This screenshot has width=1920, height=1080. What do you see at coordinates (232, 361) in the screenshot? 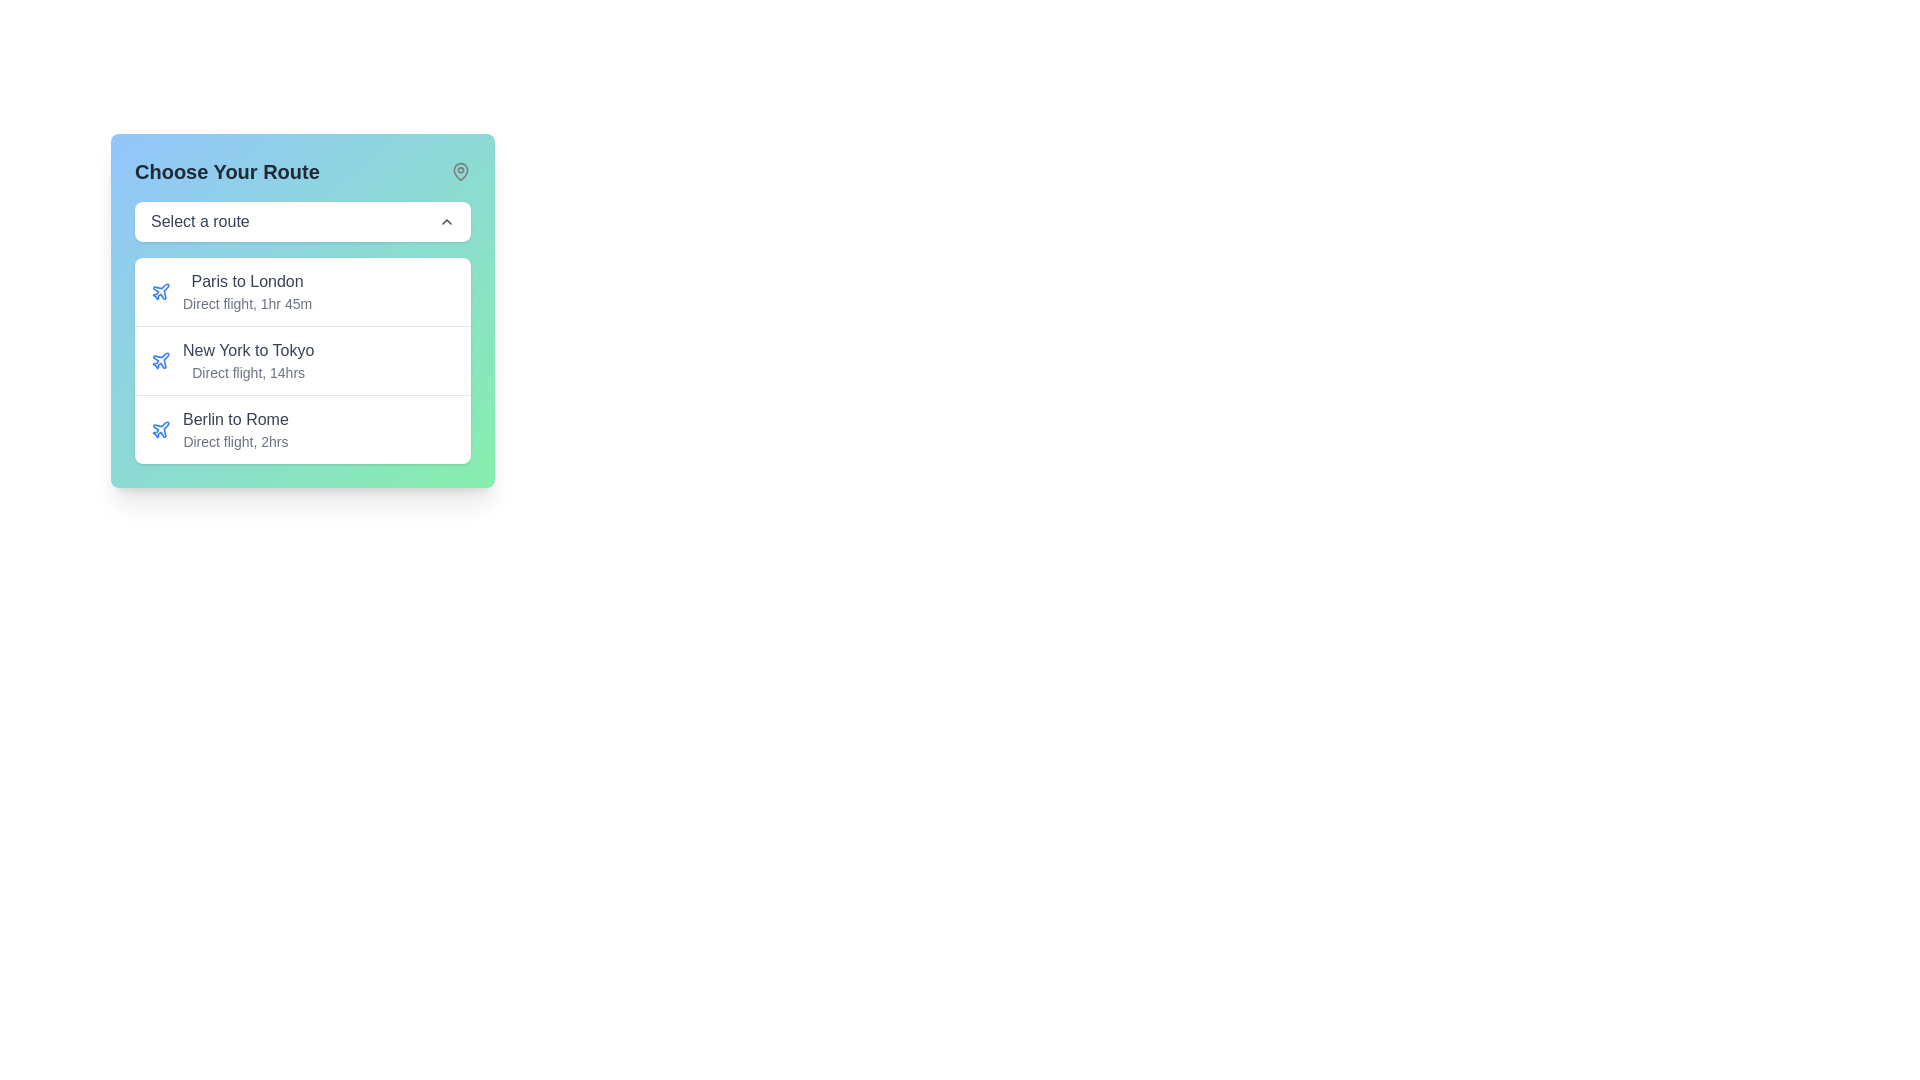
I see `the second selectable list item displaying the route option 'New York to Tokyo'` at bounding box center [232, 361].